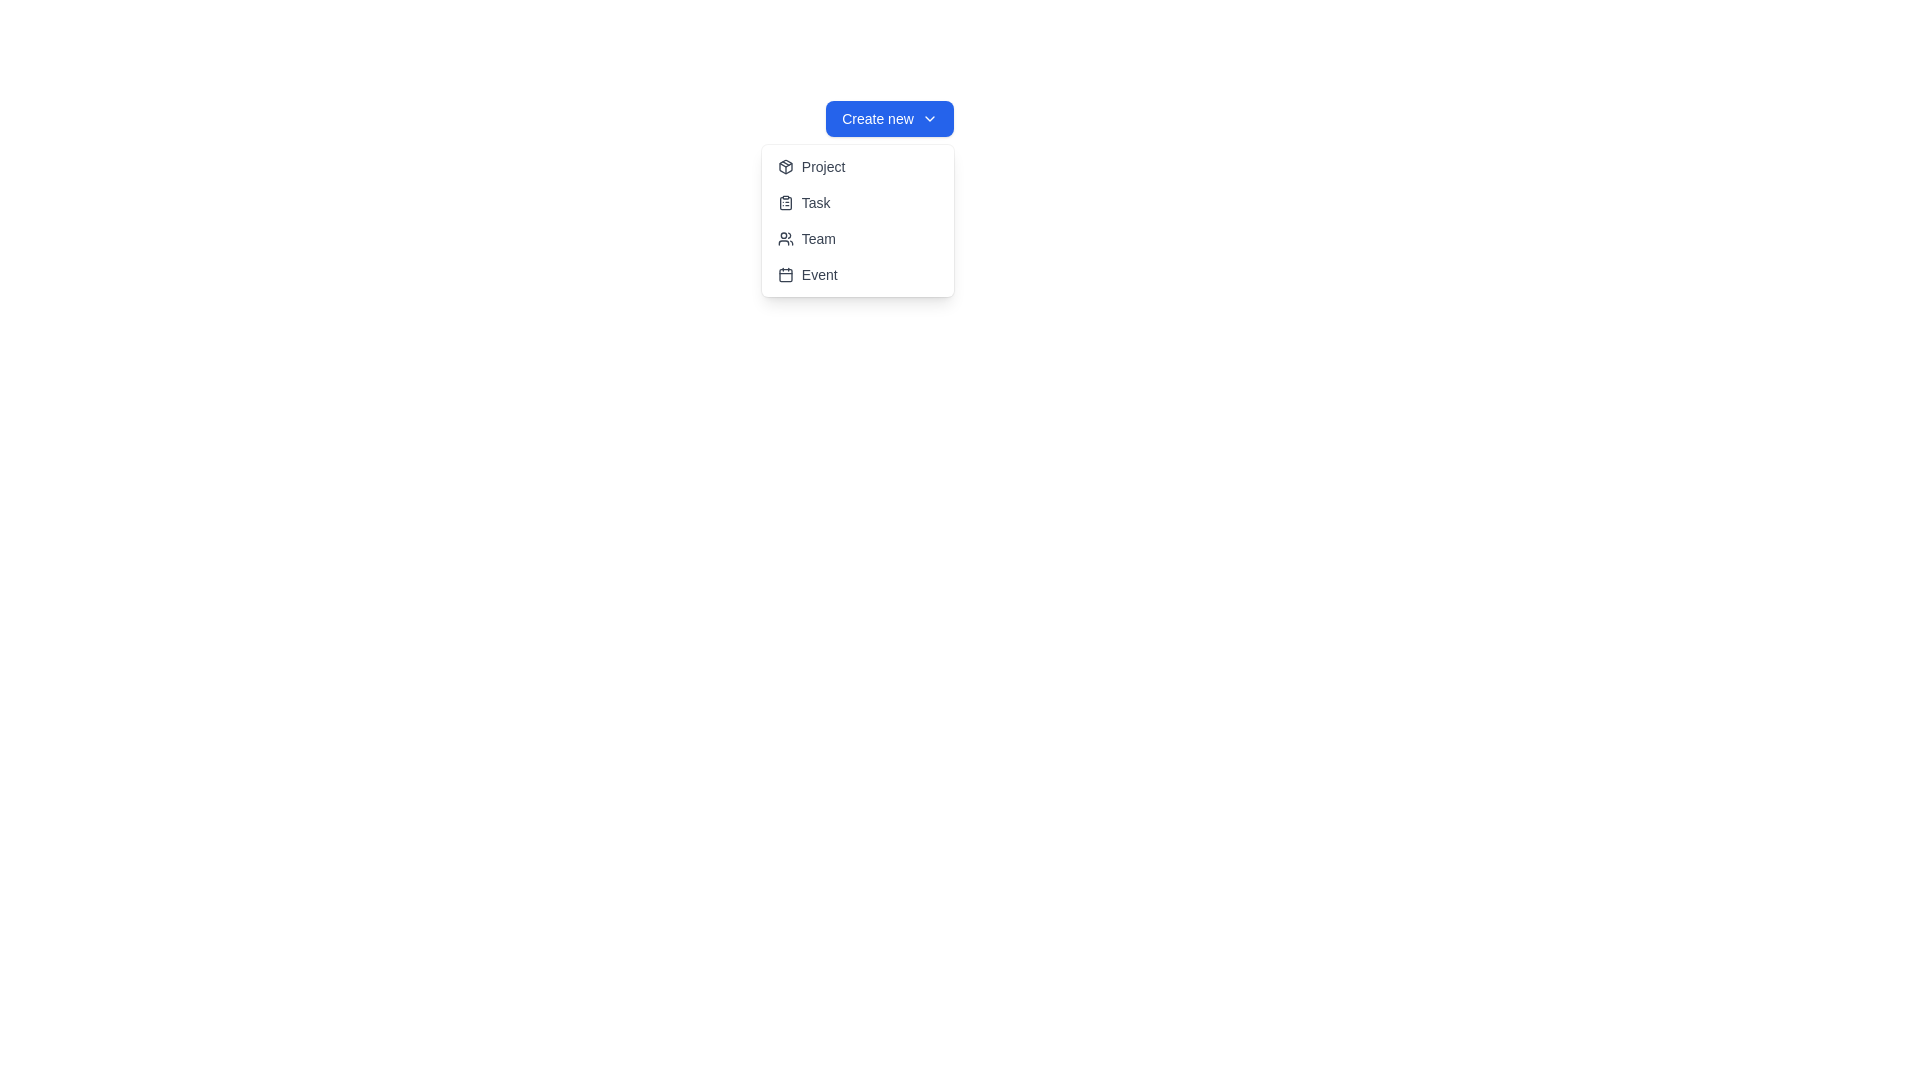 The height and width of the screenshot is (1080, 1920). I want to click on the decorative icon representing the 'Project' option in the dropdown menu, located above the label 'Project' and below the 'Create new' button, so click(784, 165).